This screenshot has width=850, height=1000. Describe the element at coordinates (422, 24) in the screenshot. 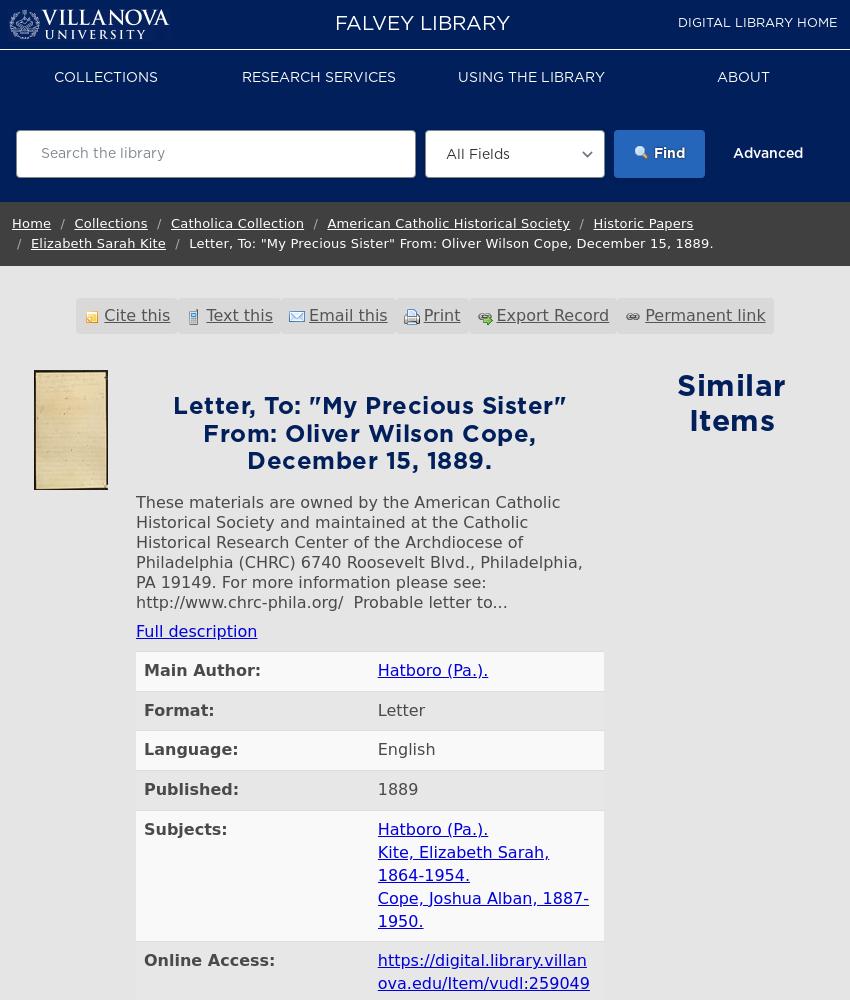

I see `'Falvey Library'` at that location.